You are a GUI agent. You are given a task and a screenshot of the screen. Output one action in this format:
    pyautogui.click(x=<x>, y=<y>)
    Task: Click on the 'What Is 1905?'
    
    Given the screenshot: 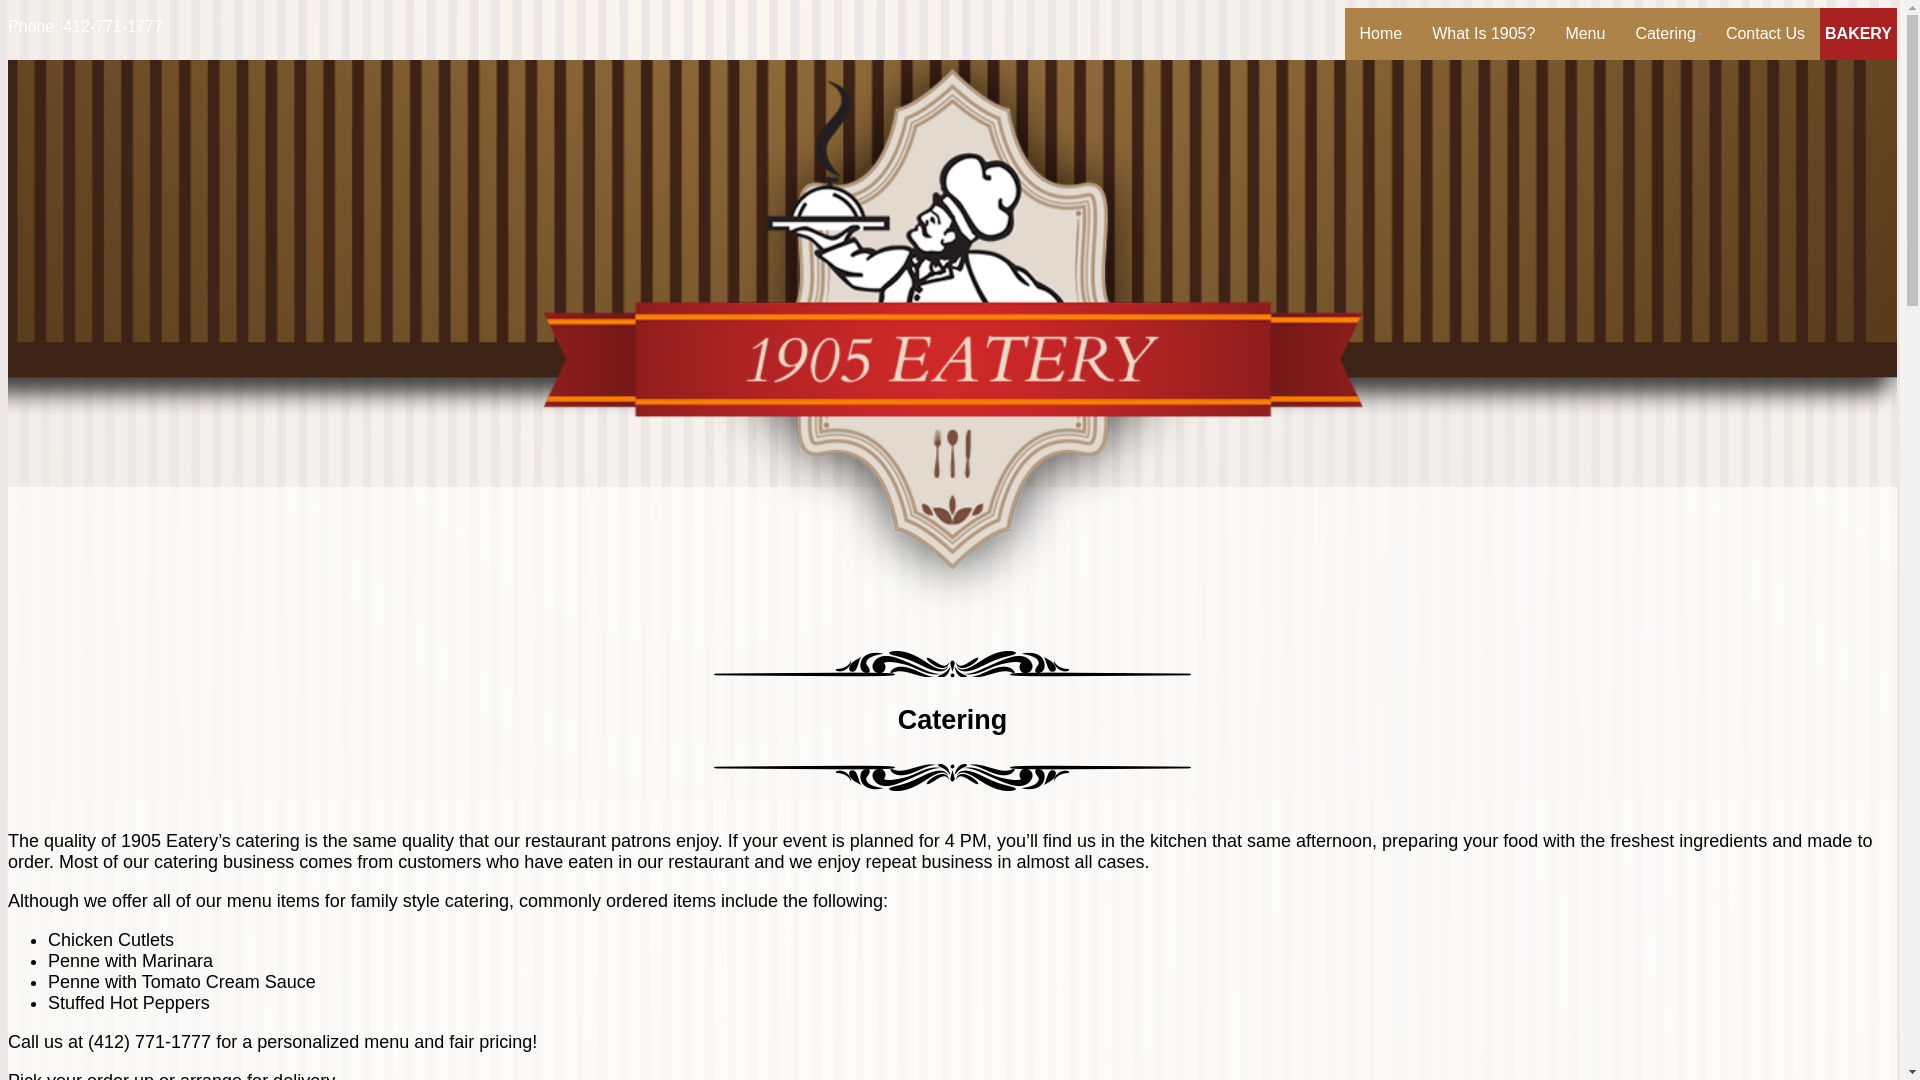 What is the action you would take?
    pyautogui.click(x=1483, y=34)
    